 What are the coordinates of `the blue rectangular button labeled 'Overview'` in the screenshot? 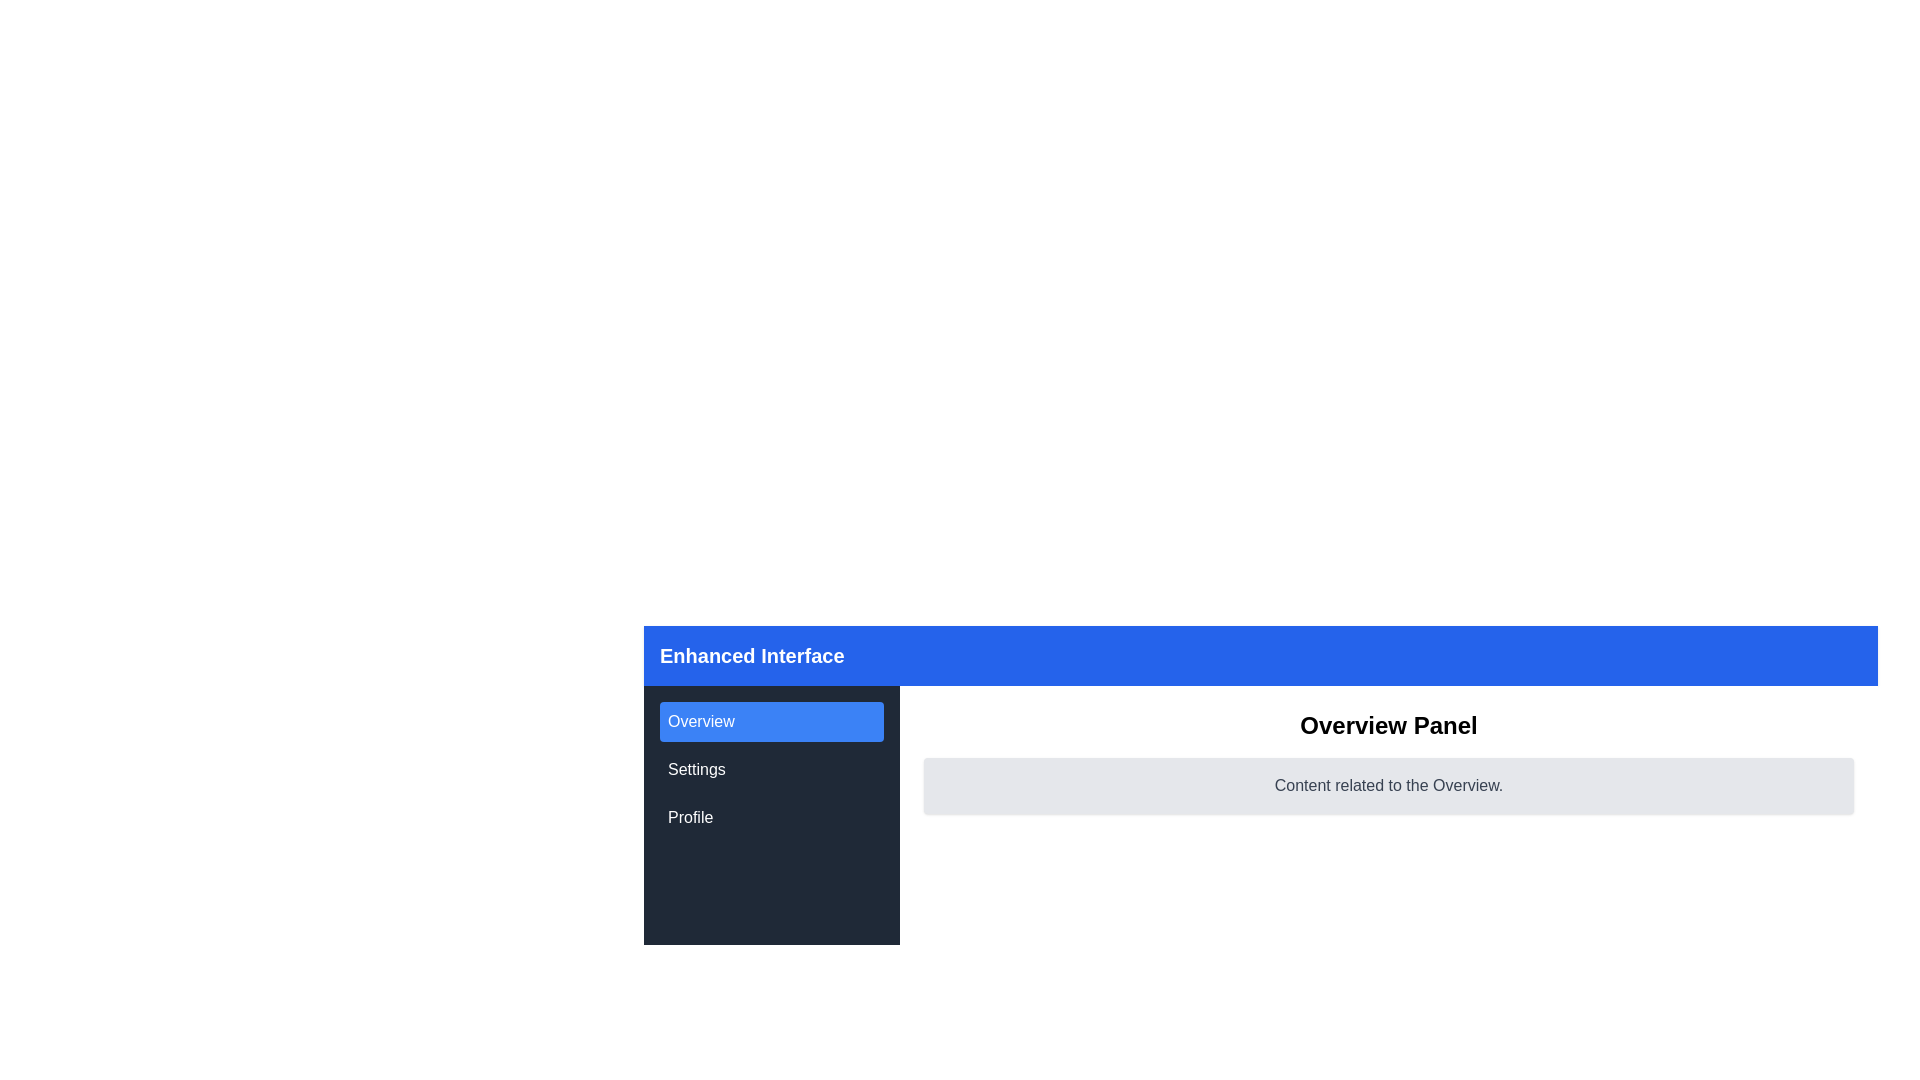 It's located at (771, 721).